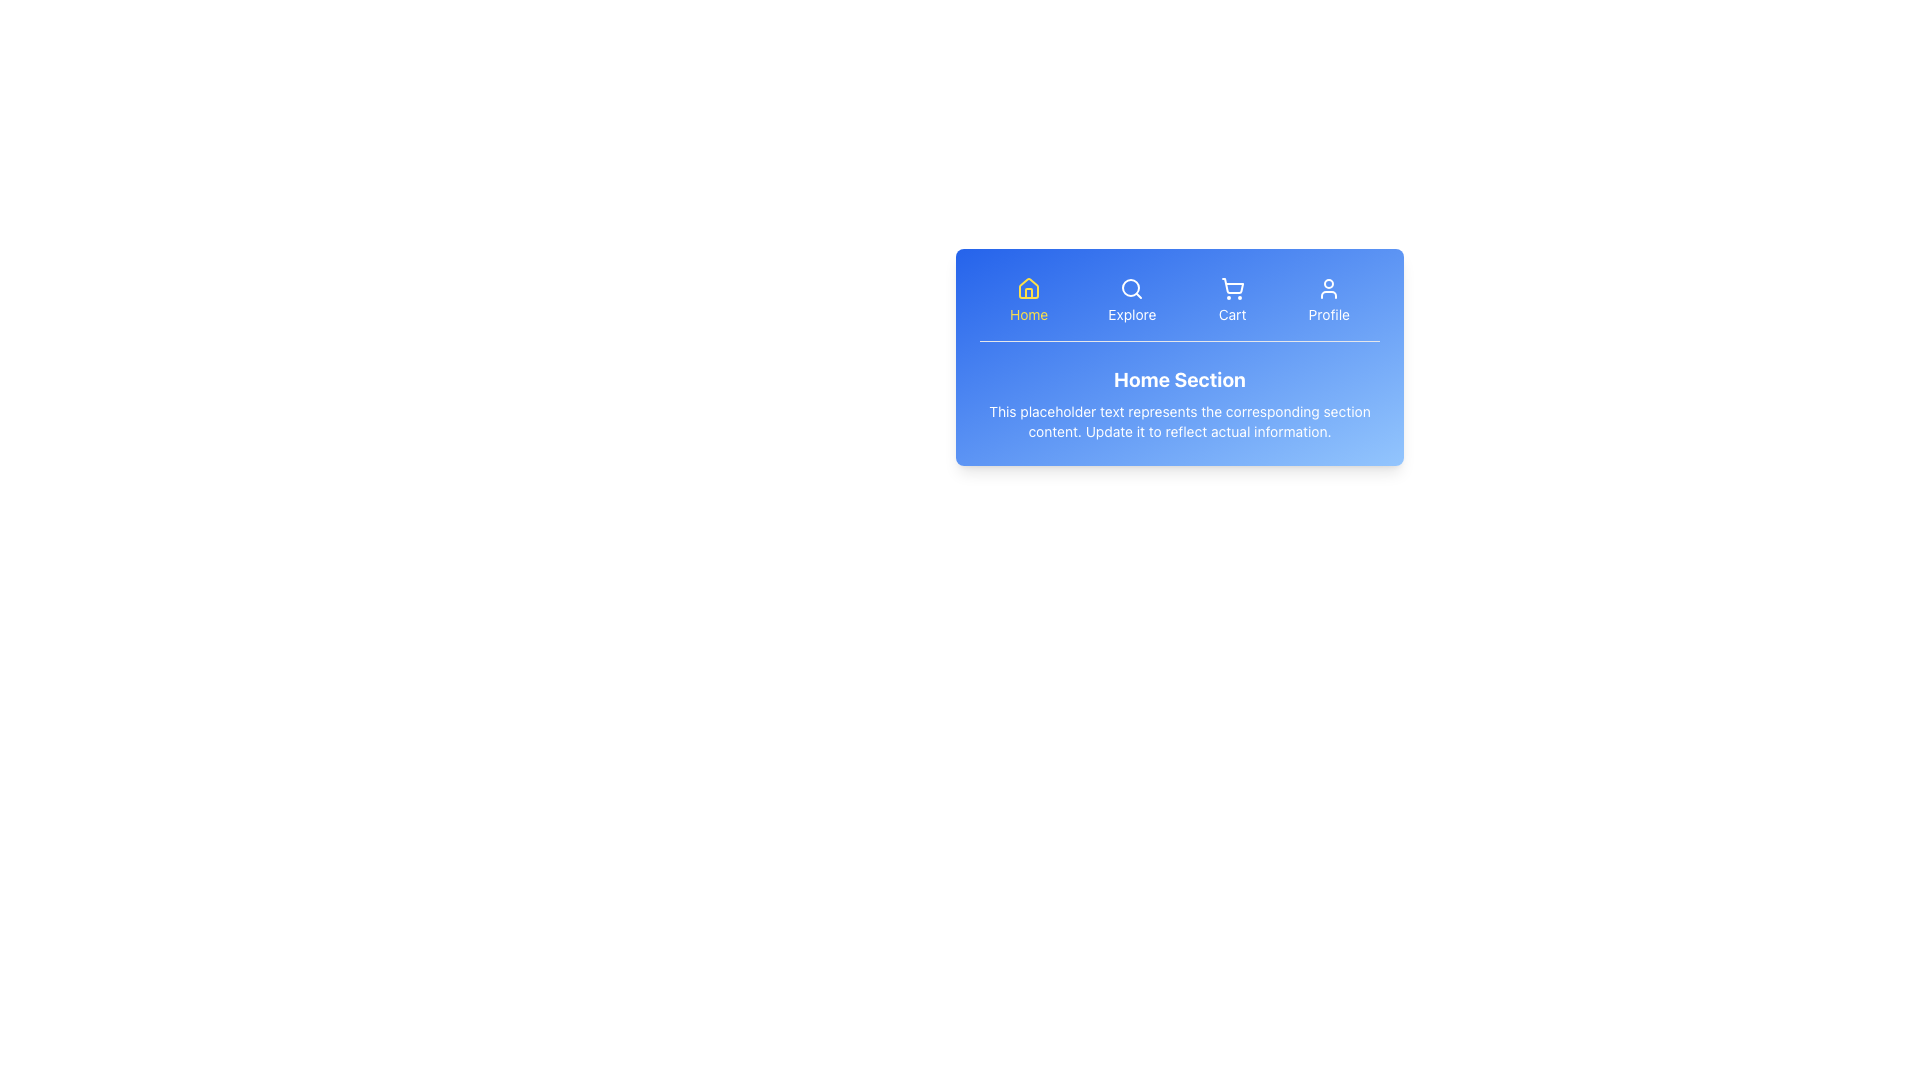  I want to click on Text Block containing the content 'This placeholder text represents the corresponding section content. Update it to reflect actual information', which is styled with a small font size and centered alignment, located beneath the title 'Home Section', so click(1180, 420).